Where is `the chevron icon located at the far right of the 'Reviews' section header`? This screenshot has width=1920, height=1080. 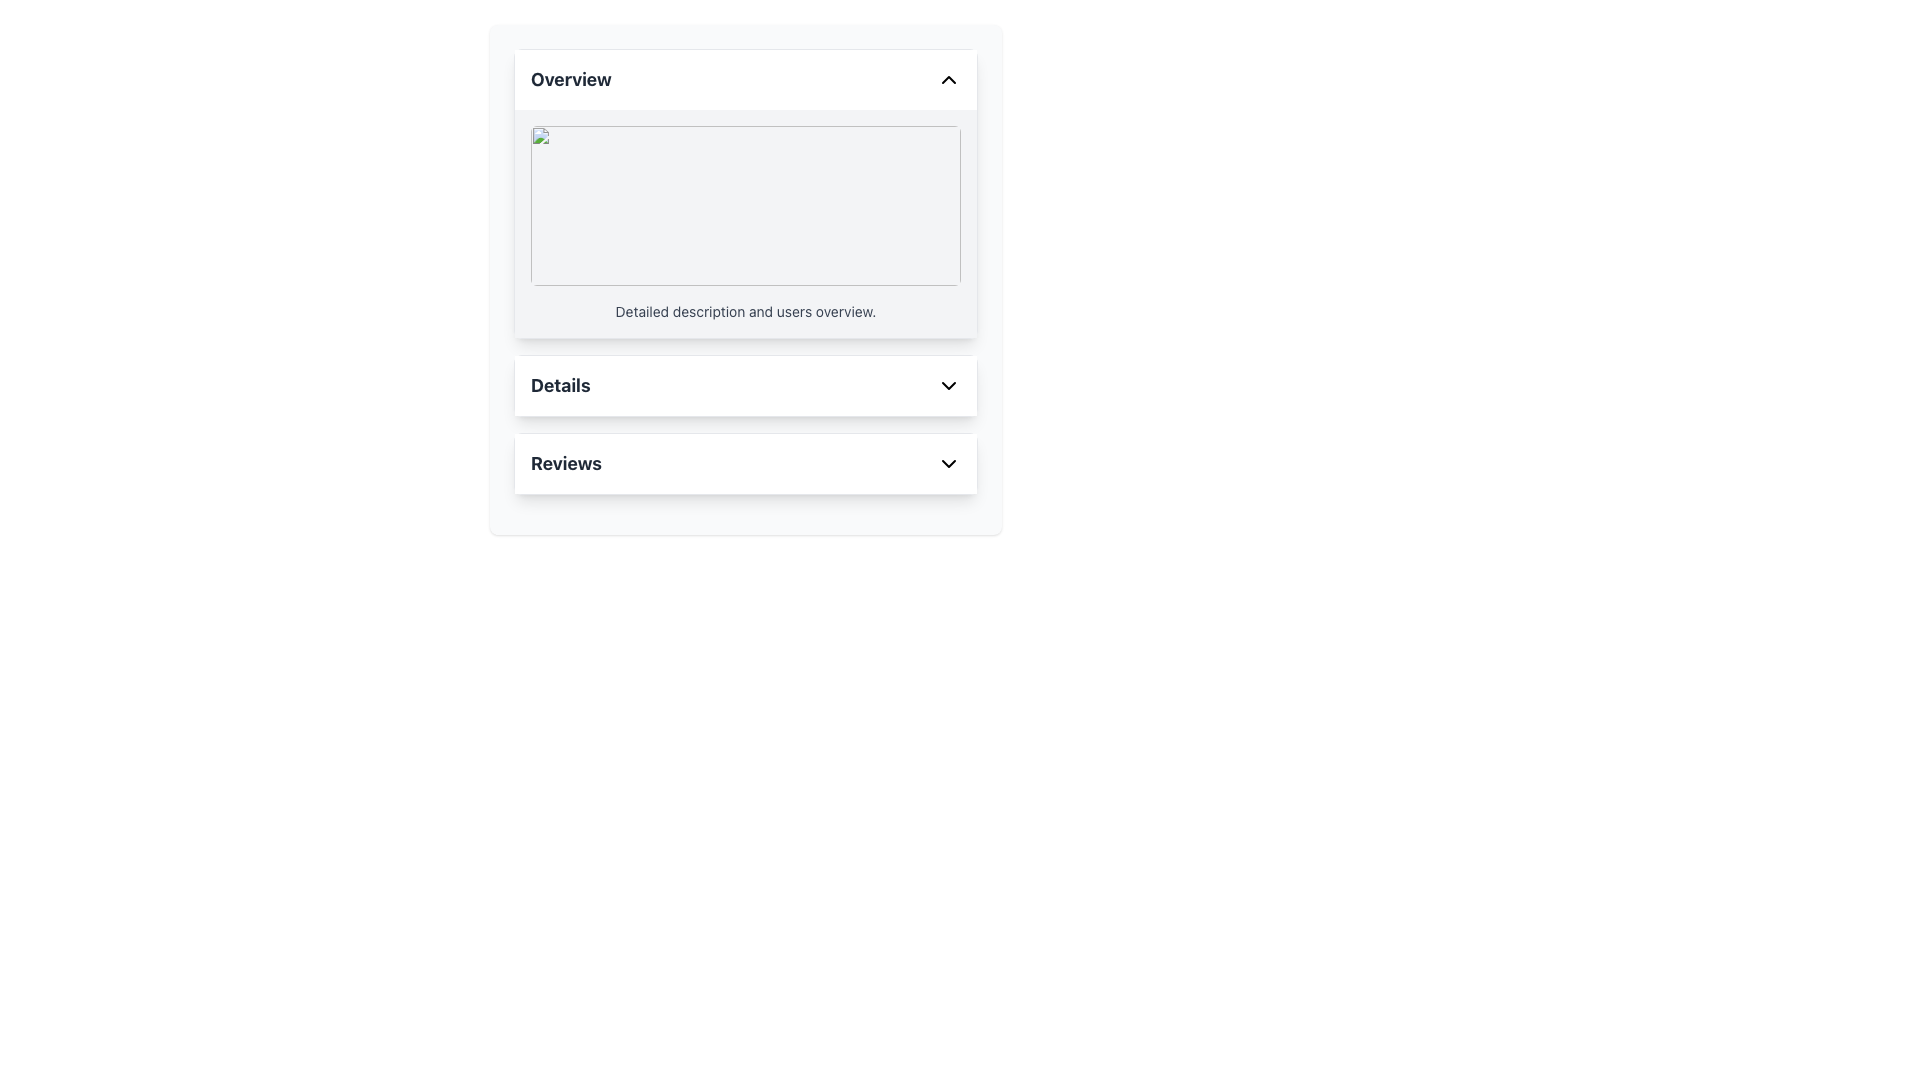 the chevron icon located at the far right of the 'Reviews' section header is located at coordinates (948, 463).